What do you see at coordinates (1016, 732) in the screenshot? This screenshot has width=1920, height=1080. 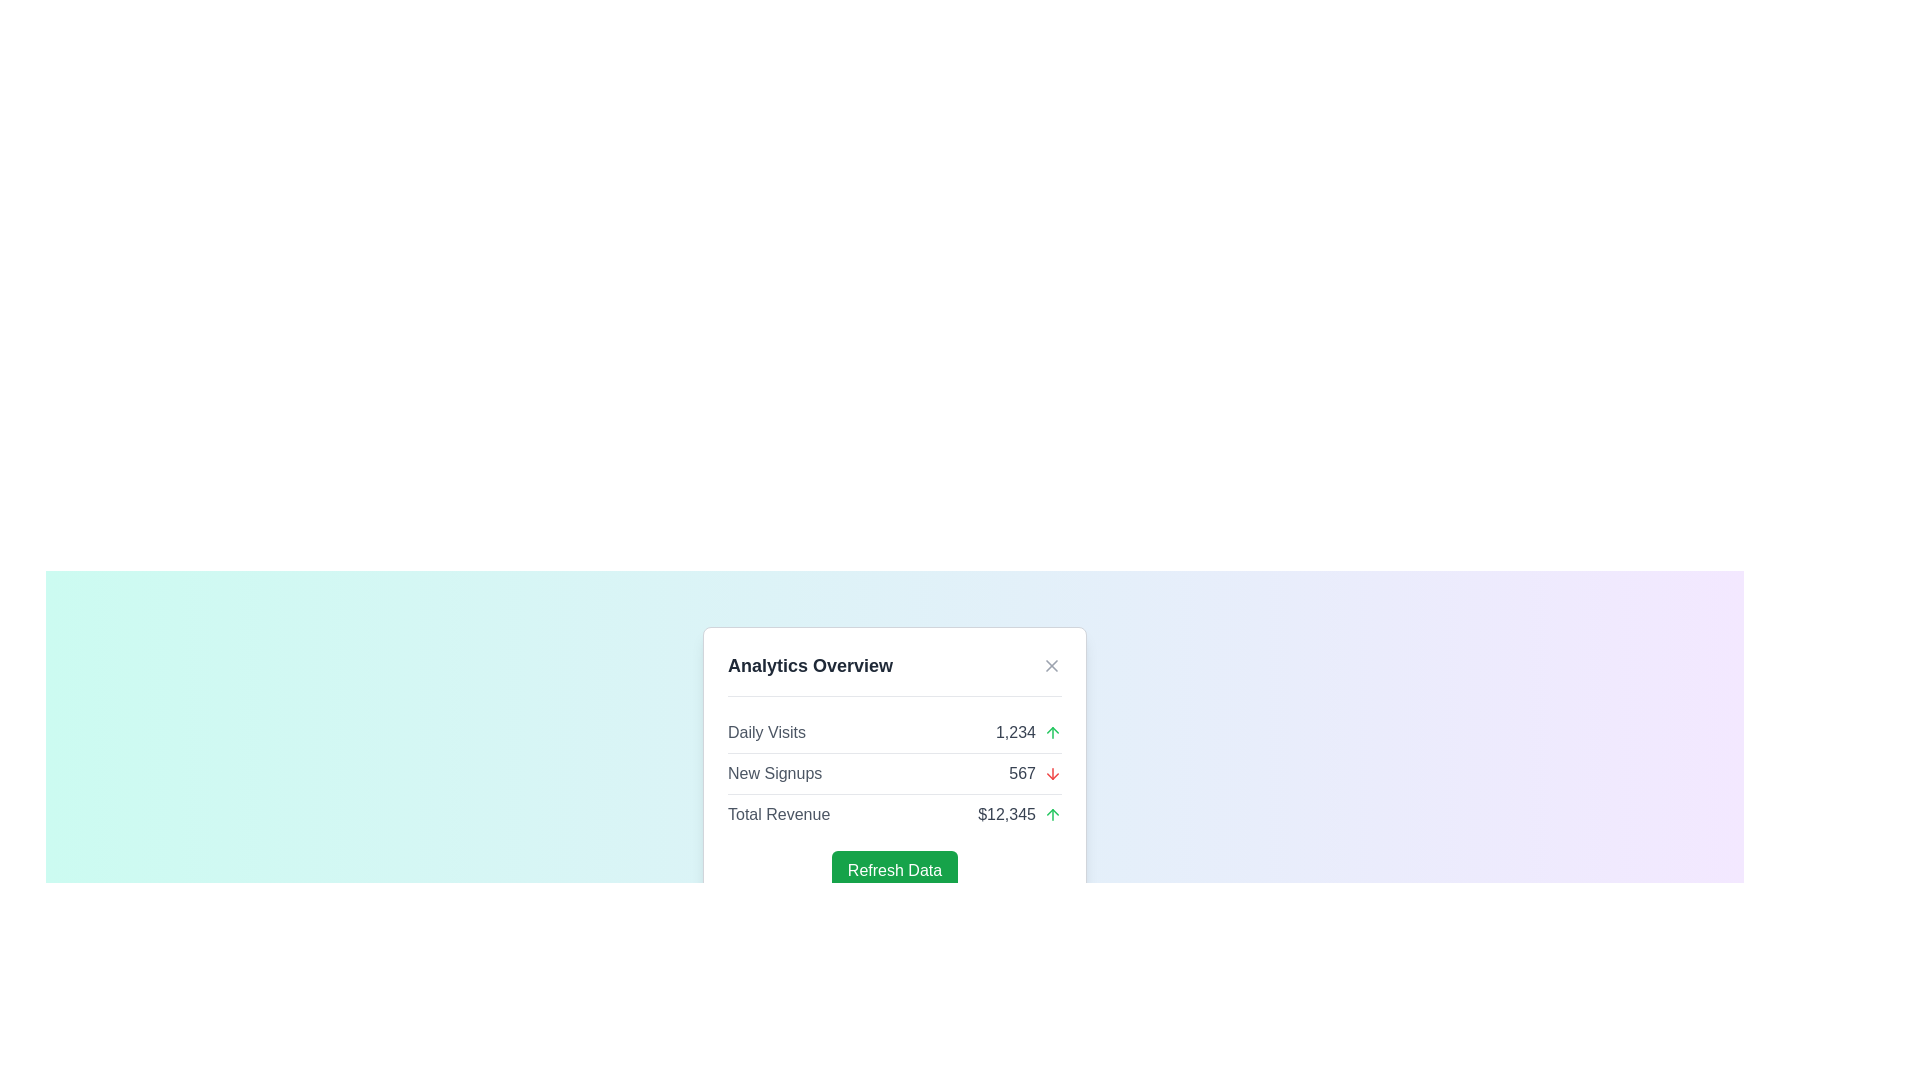 I see `the Text Display that shows the current count of daily visits in the Analytics Overview card, located under the 'Daily Visits' label` at bounding box center [1016, 732].